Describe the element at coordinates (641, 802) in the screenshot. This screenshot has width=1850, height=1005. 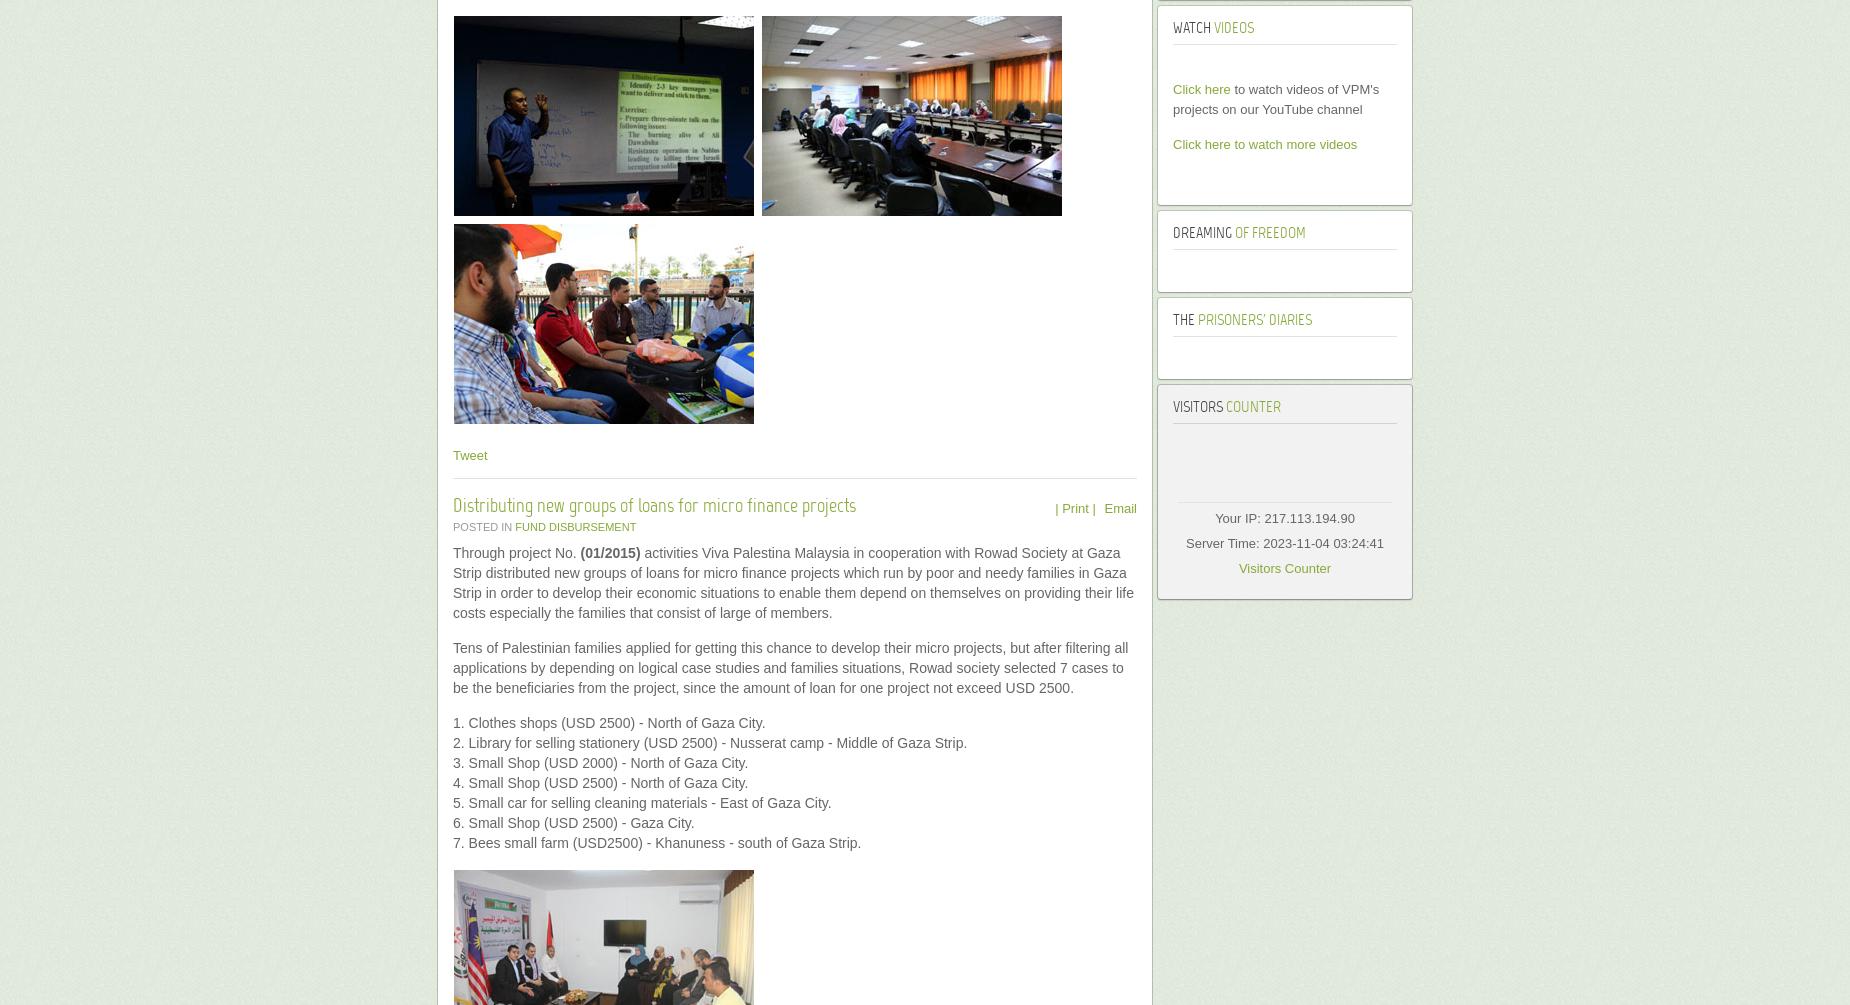
I see `'5. Small car for selling cleaning materials - East of Gaza City.'` at that location.